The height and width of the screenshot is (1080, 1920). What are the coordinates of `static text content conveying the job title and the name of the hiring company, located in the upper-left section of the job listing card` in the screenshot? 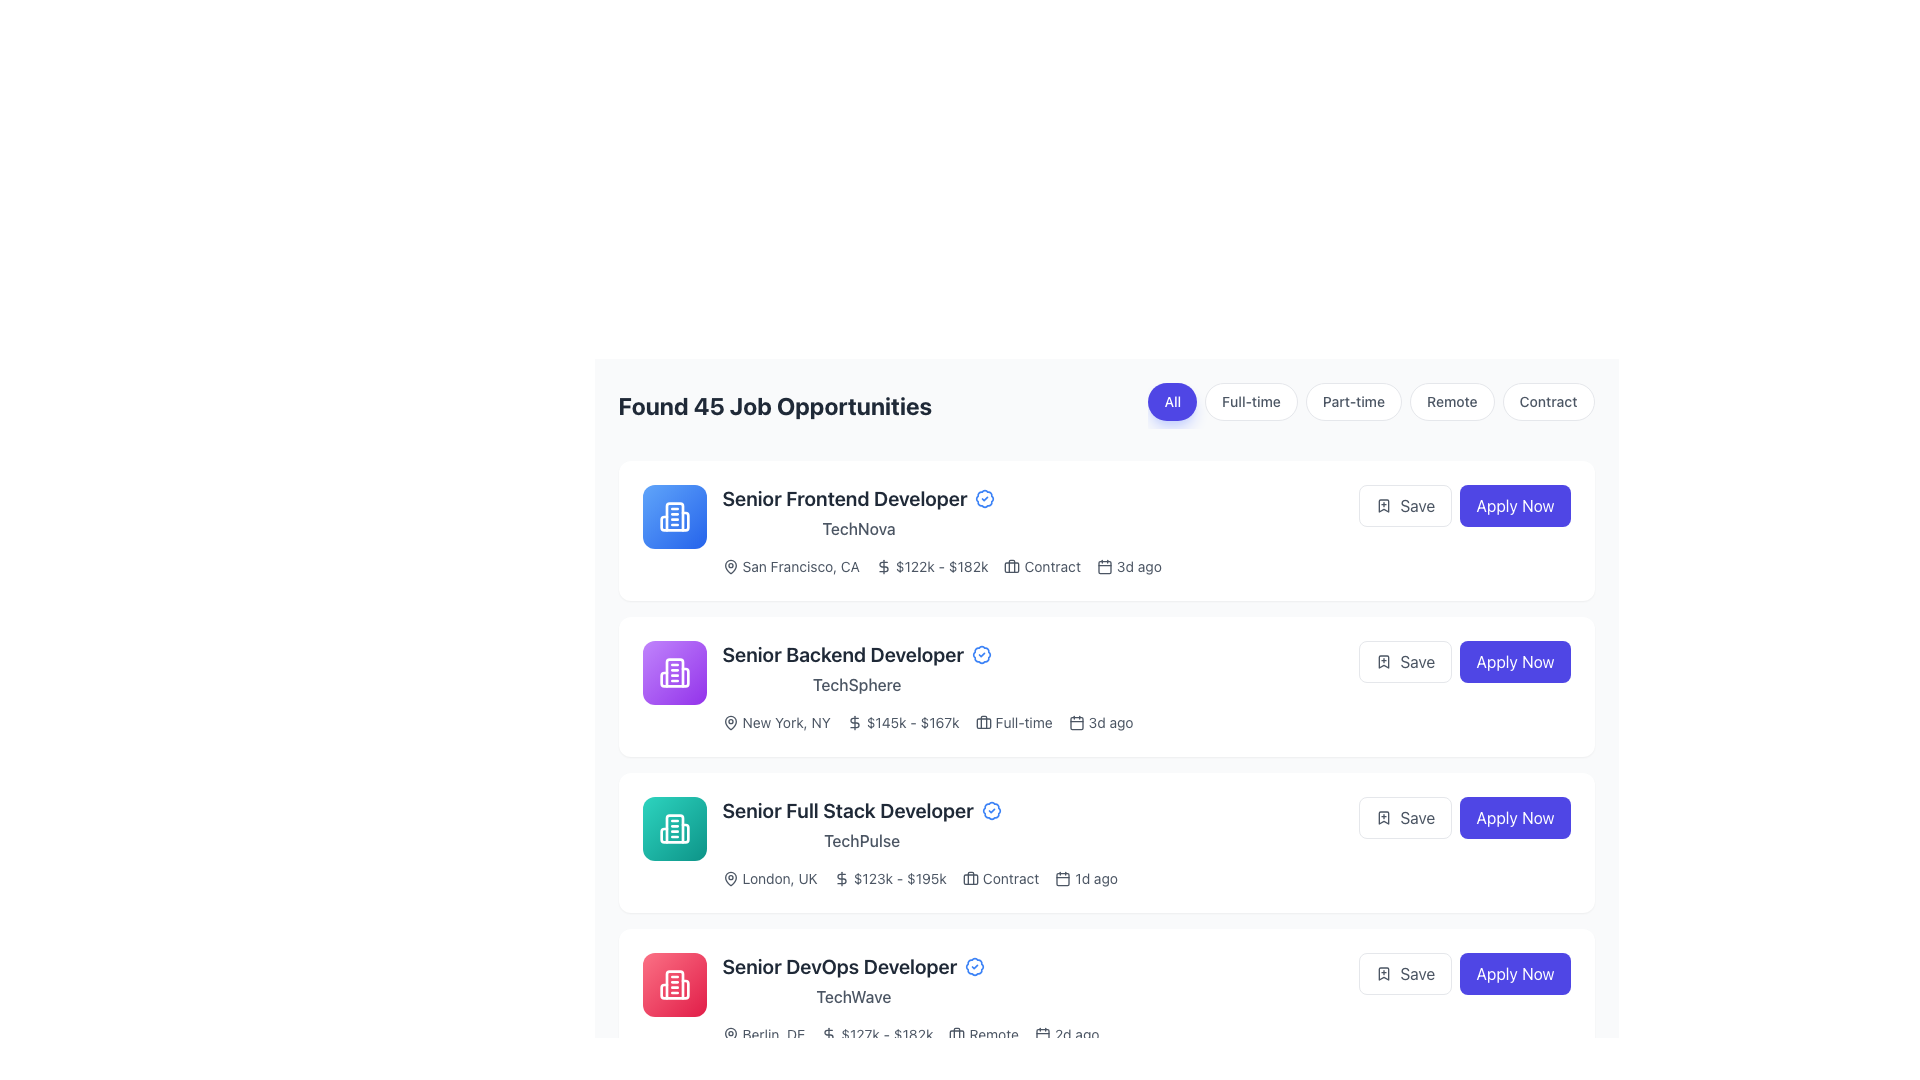 It's located at (857, 668).